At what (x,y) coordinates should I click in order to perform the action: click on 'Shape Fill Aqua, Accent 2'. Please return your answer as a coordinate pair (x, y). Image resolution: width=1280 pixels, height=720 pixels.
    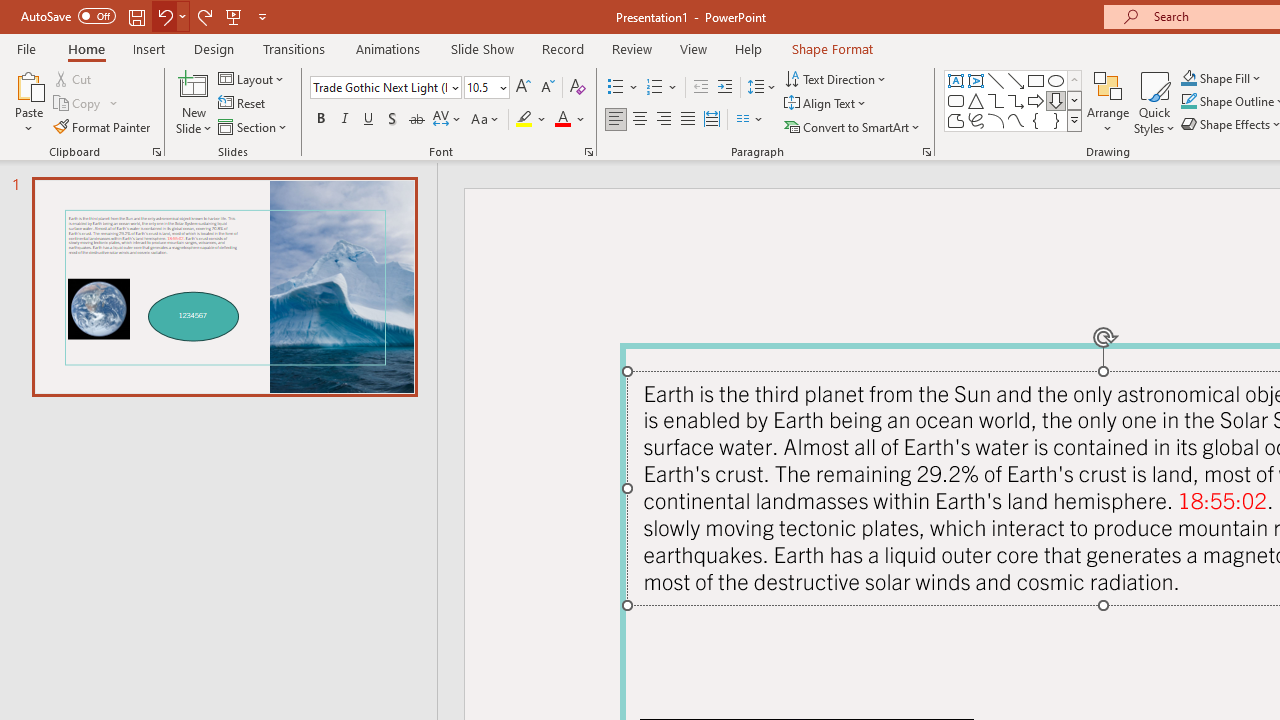
    Looking at the image, I should click on (1189, 77).